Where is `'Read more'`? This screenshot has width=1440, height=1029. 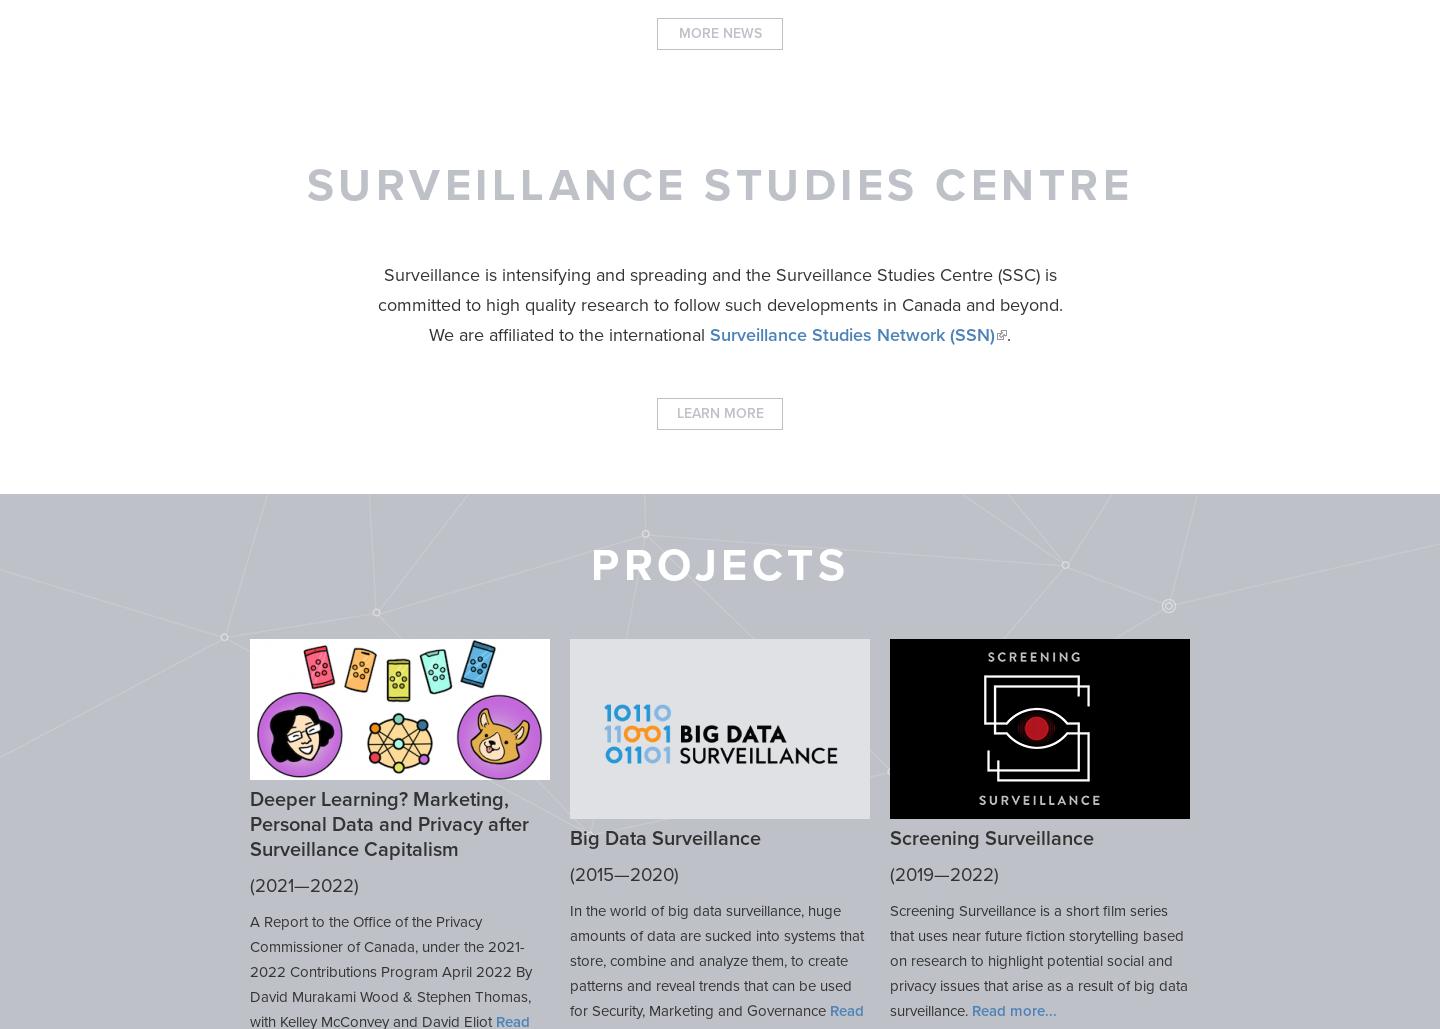
'Read more' is located at coordinates (971, 1009).